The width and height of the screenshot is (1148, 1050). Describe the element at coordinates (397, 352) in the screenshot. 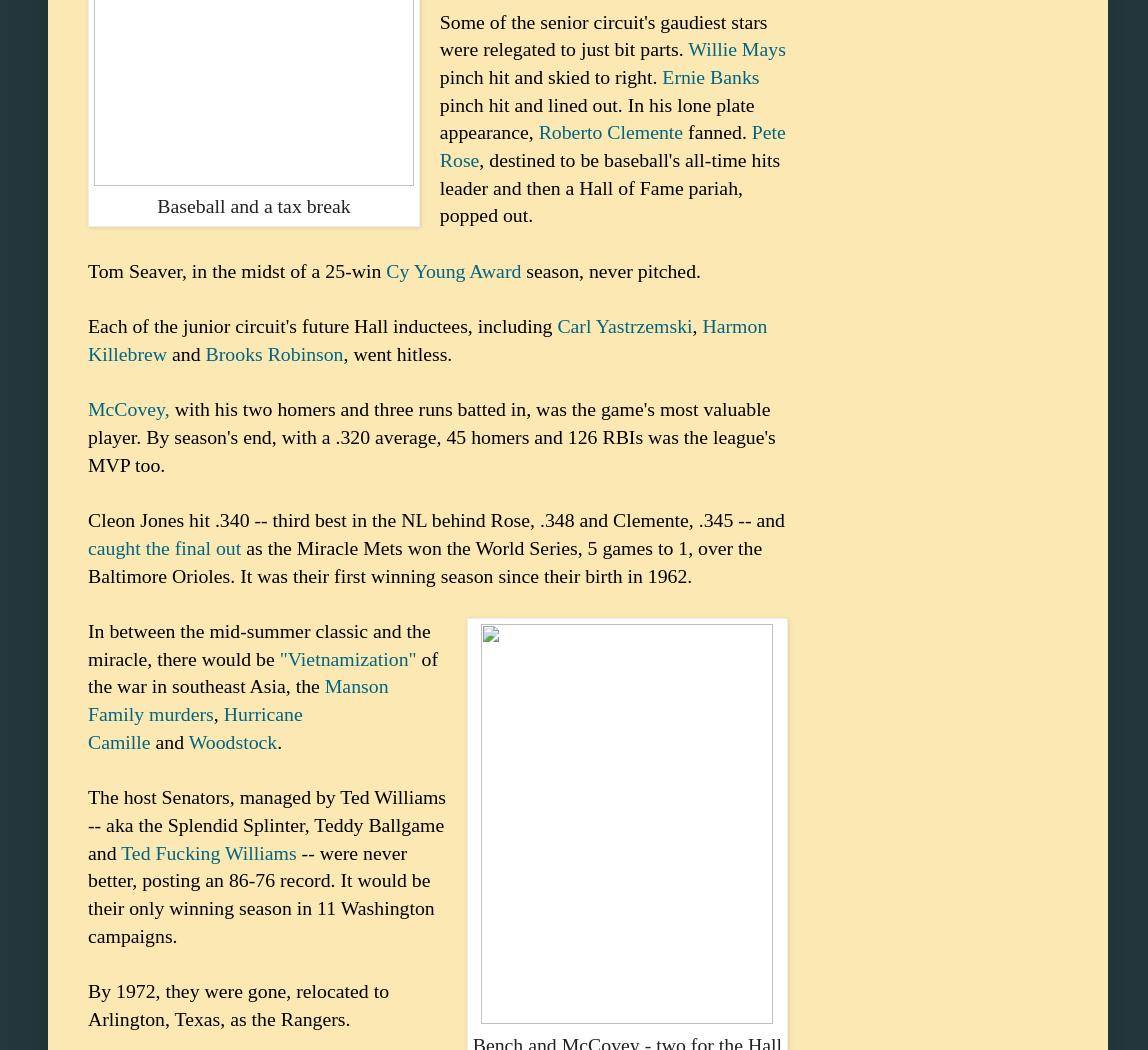

I see `', went hitless.'` at that location.